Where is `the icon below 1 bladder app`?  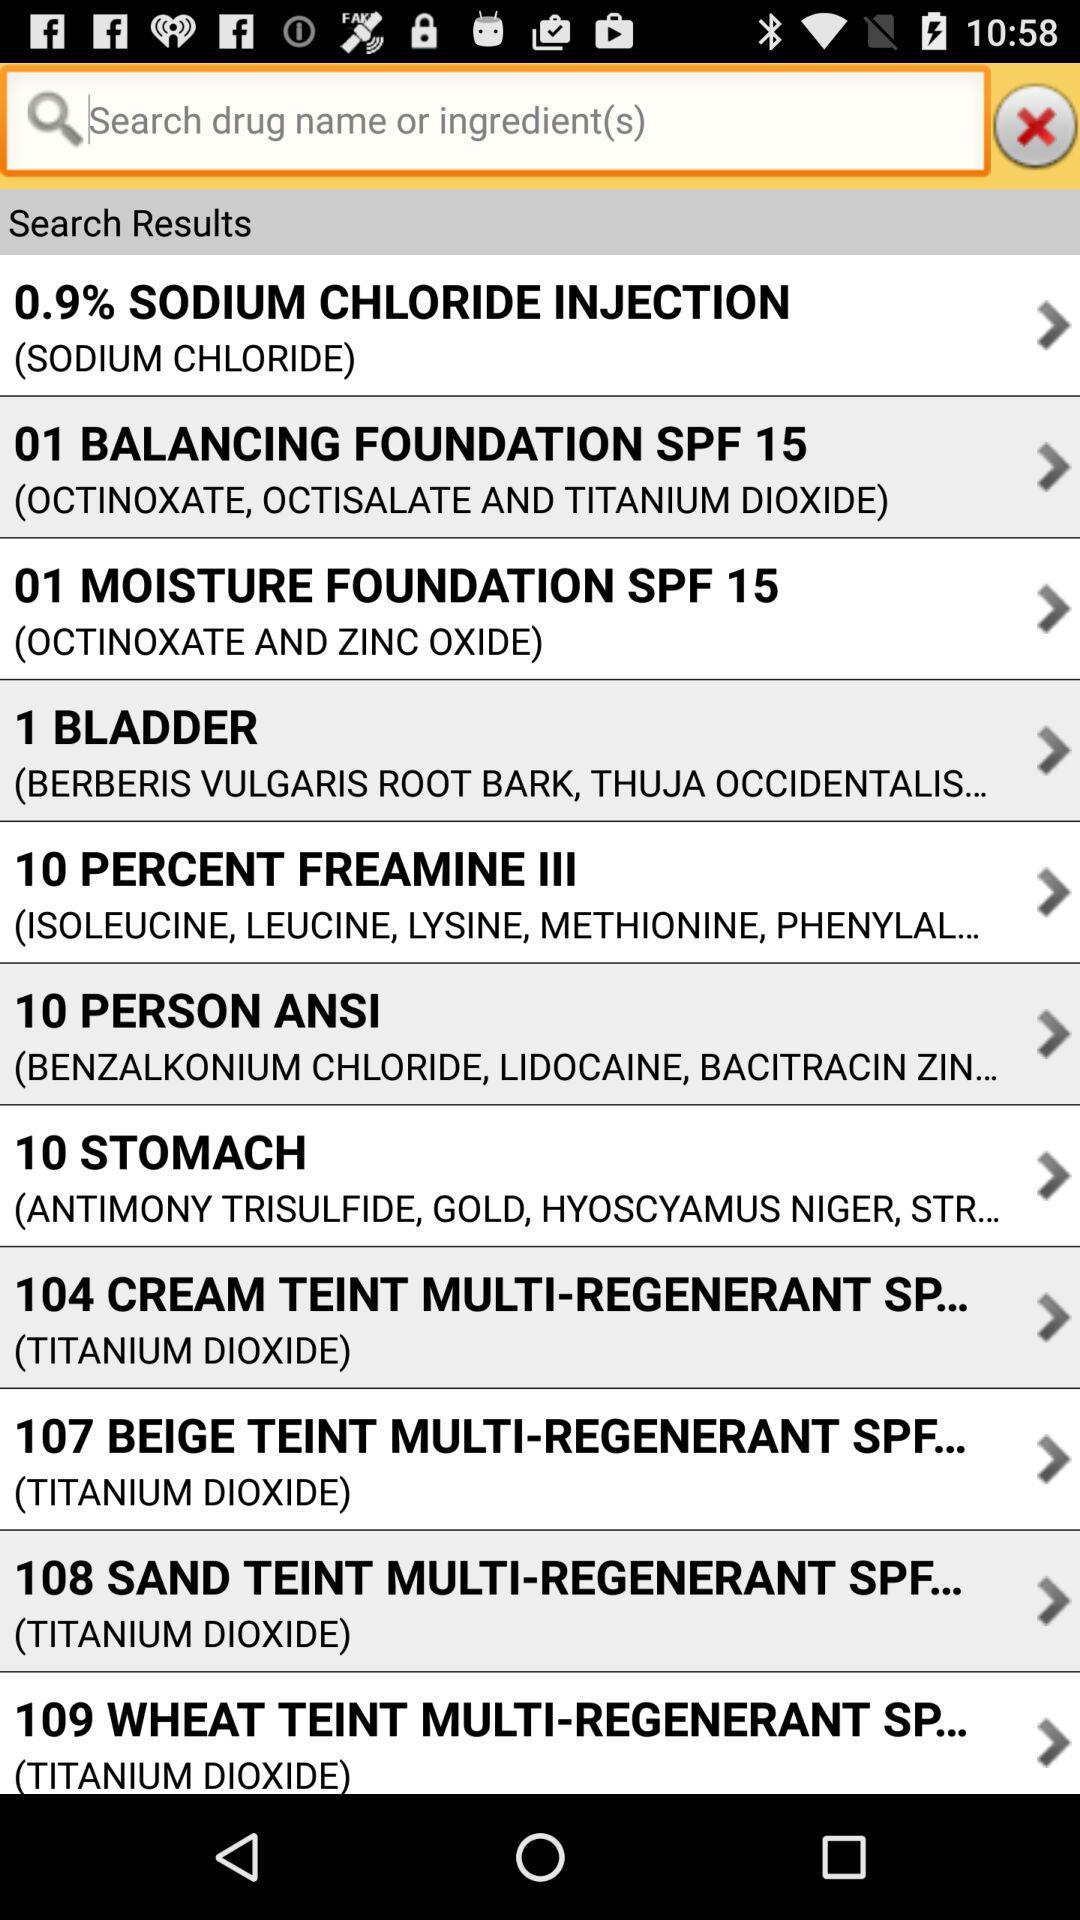
the icon below 1 bladder app is located at coordinates (499, 781).